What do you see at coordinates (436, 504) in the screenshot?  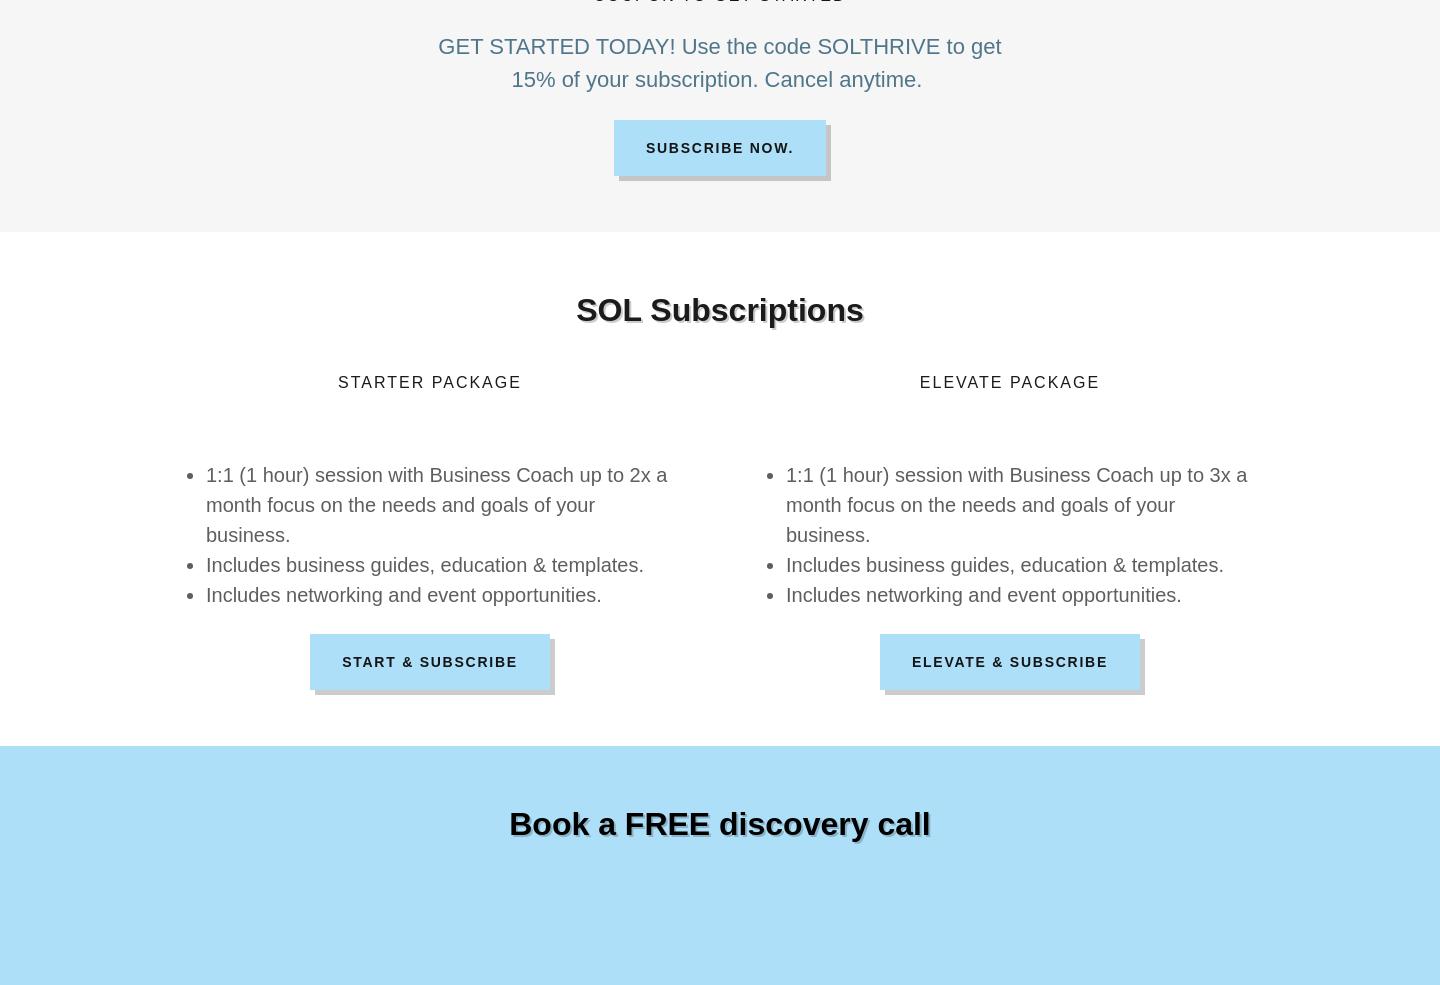 I see `'1:1 (1 hour) session with Business Coach up to 2x a month focus on the needs and goals of your business.'` at bounding box center [436, 504].